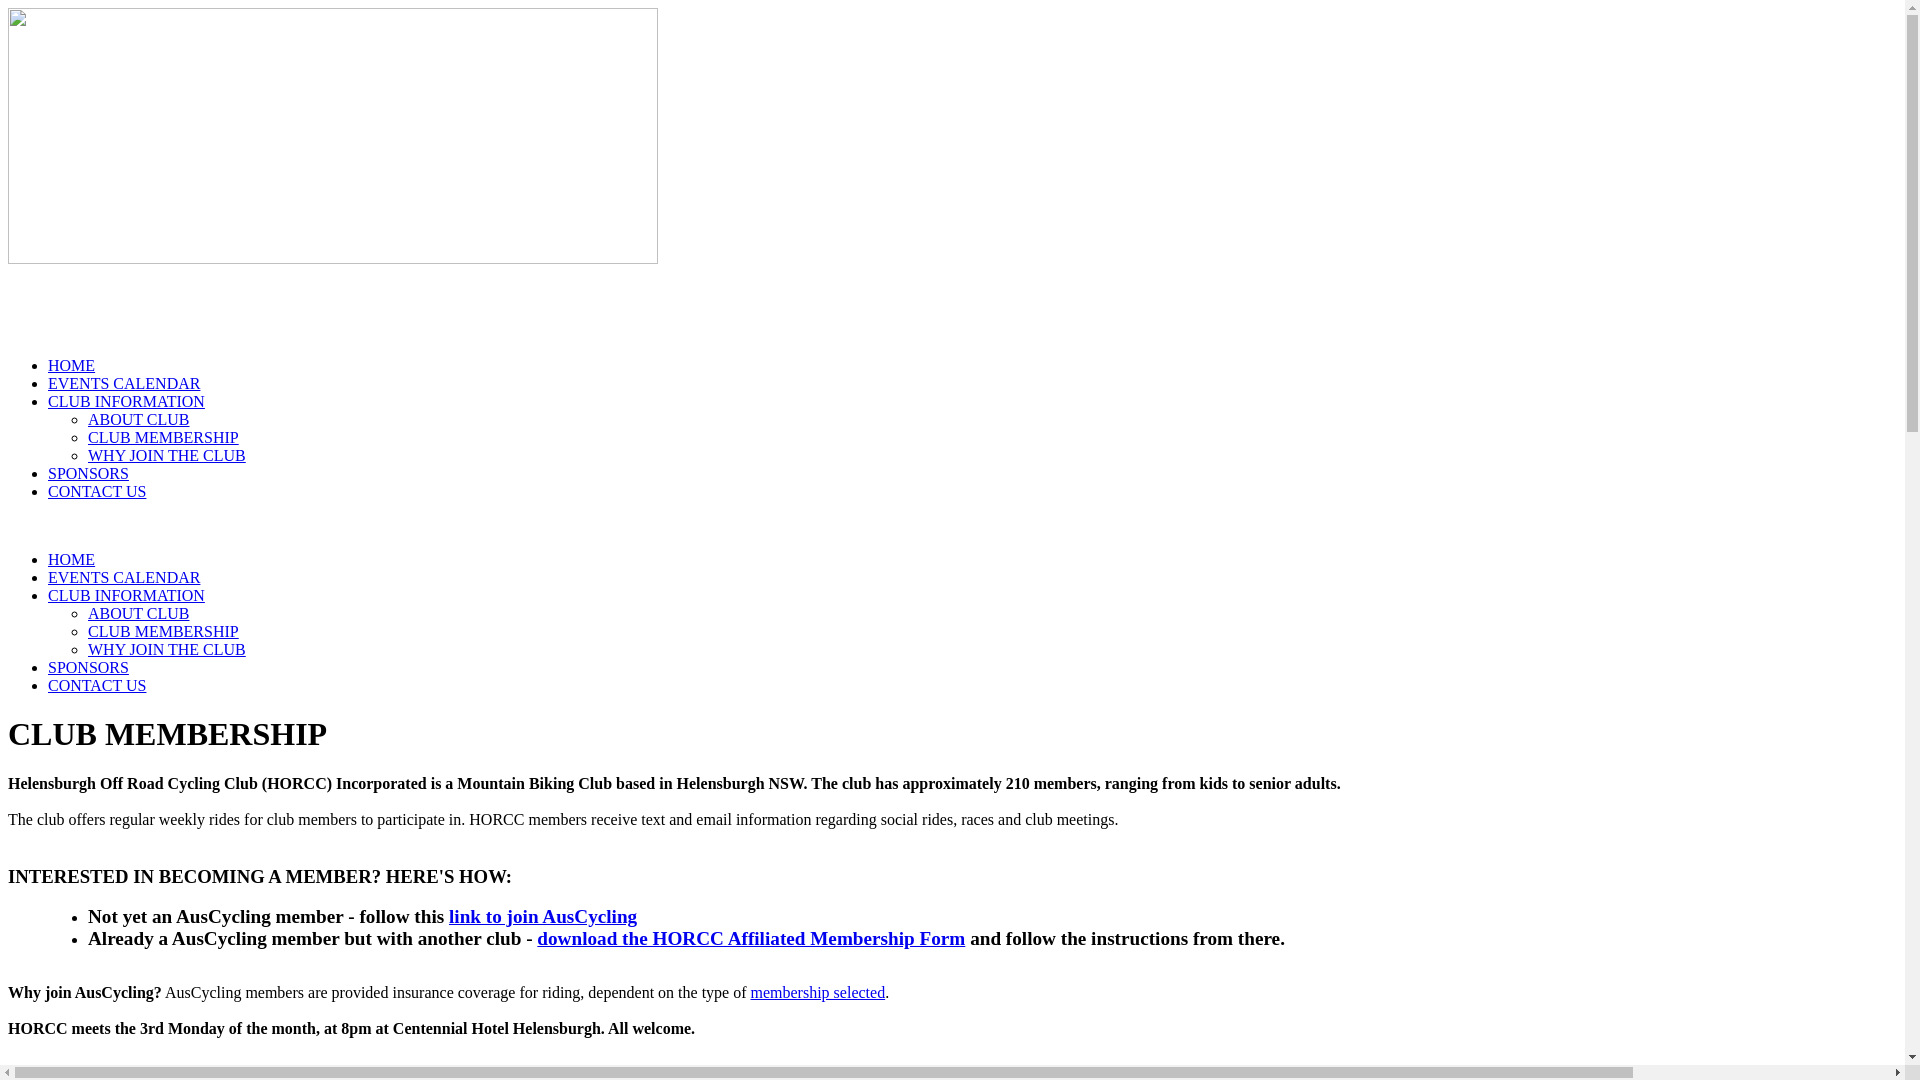 This screenshot has height=1080, width=1920. Describe the element at coordinates (87, 473) in the screenshot. I see `'SPONSORS'` at that location.